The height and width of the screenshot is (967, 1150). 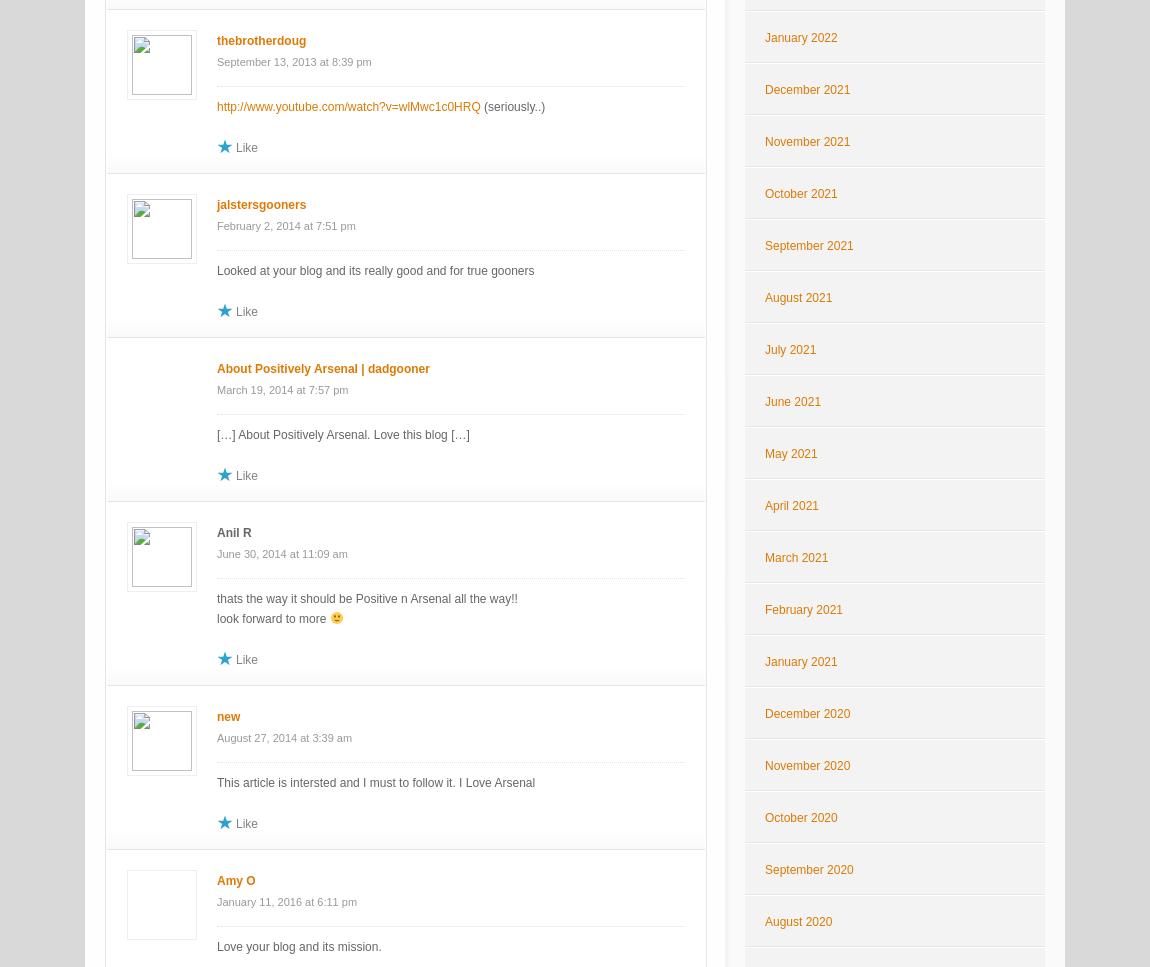 I want to click on 'May 2021', so click(x=789, y=454).